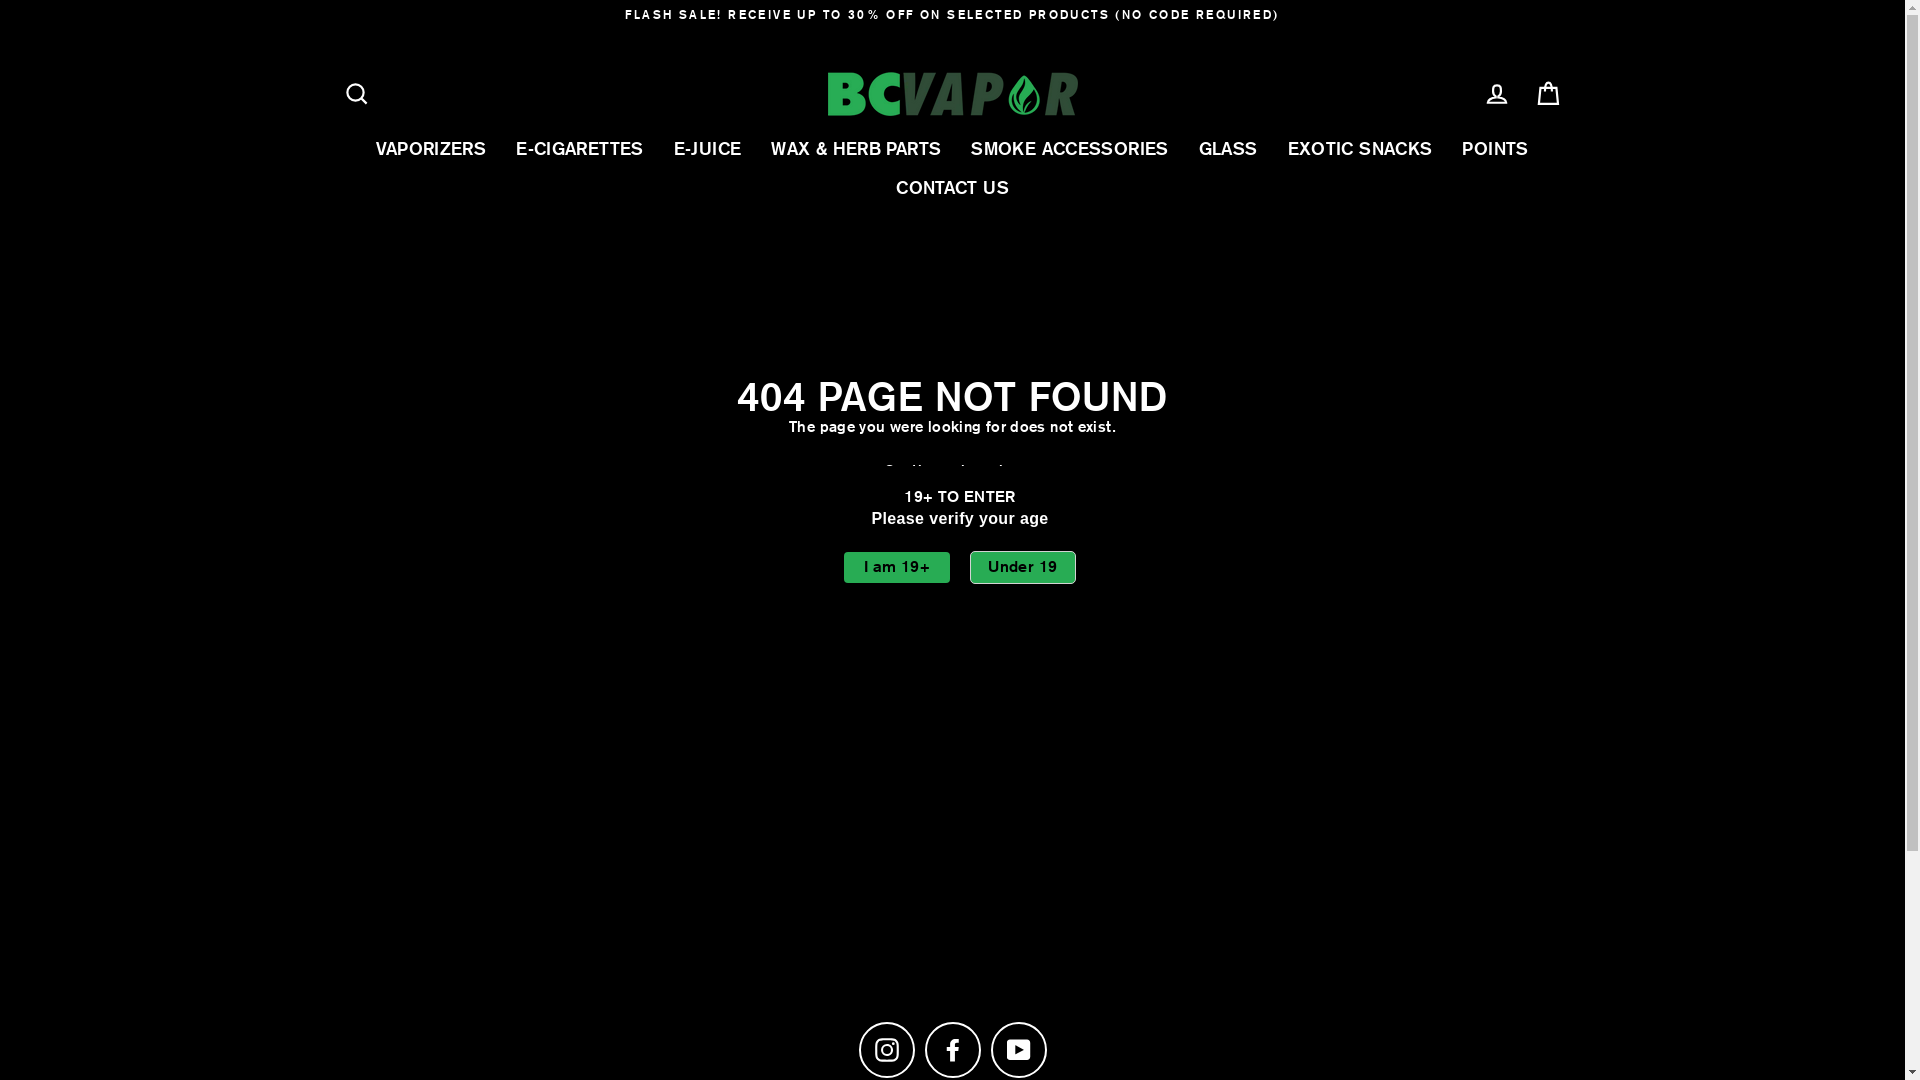 This screenshot has width=1920, height=1080. I want to click on 'GLASS', so click(1227, 147).